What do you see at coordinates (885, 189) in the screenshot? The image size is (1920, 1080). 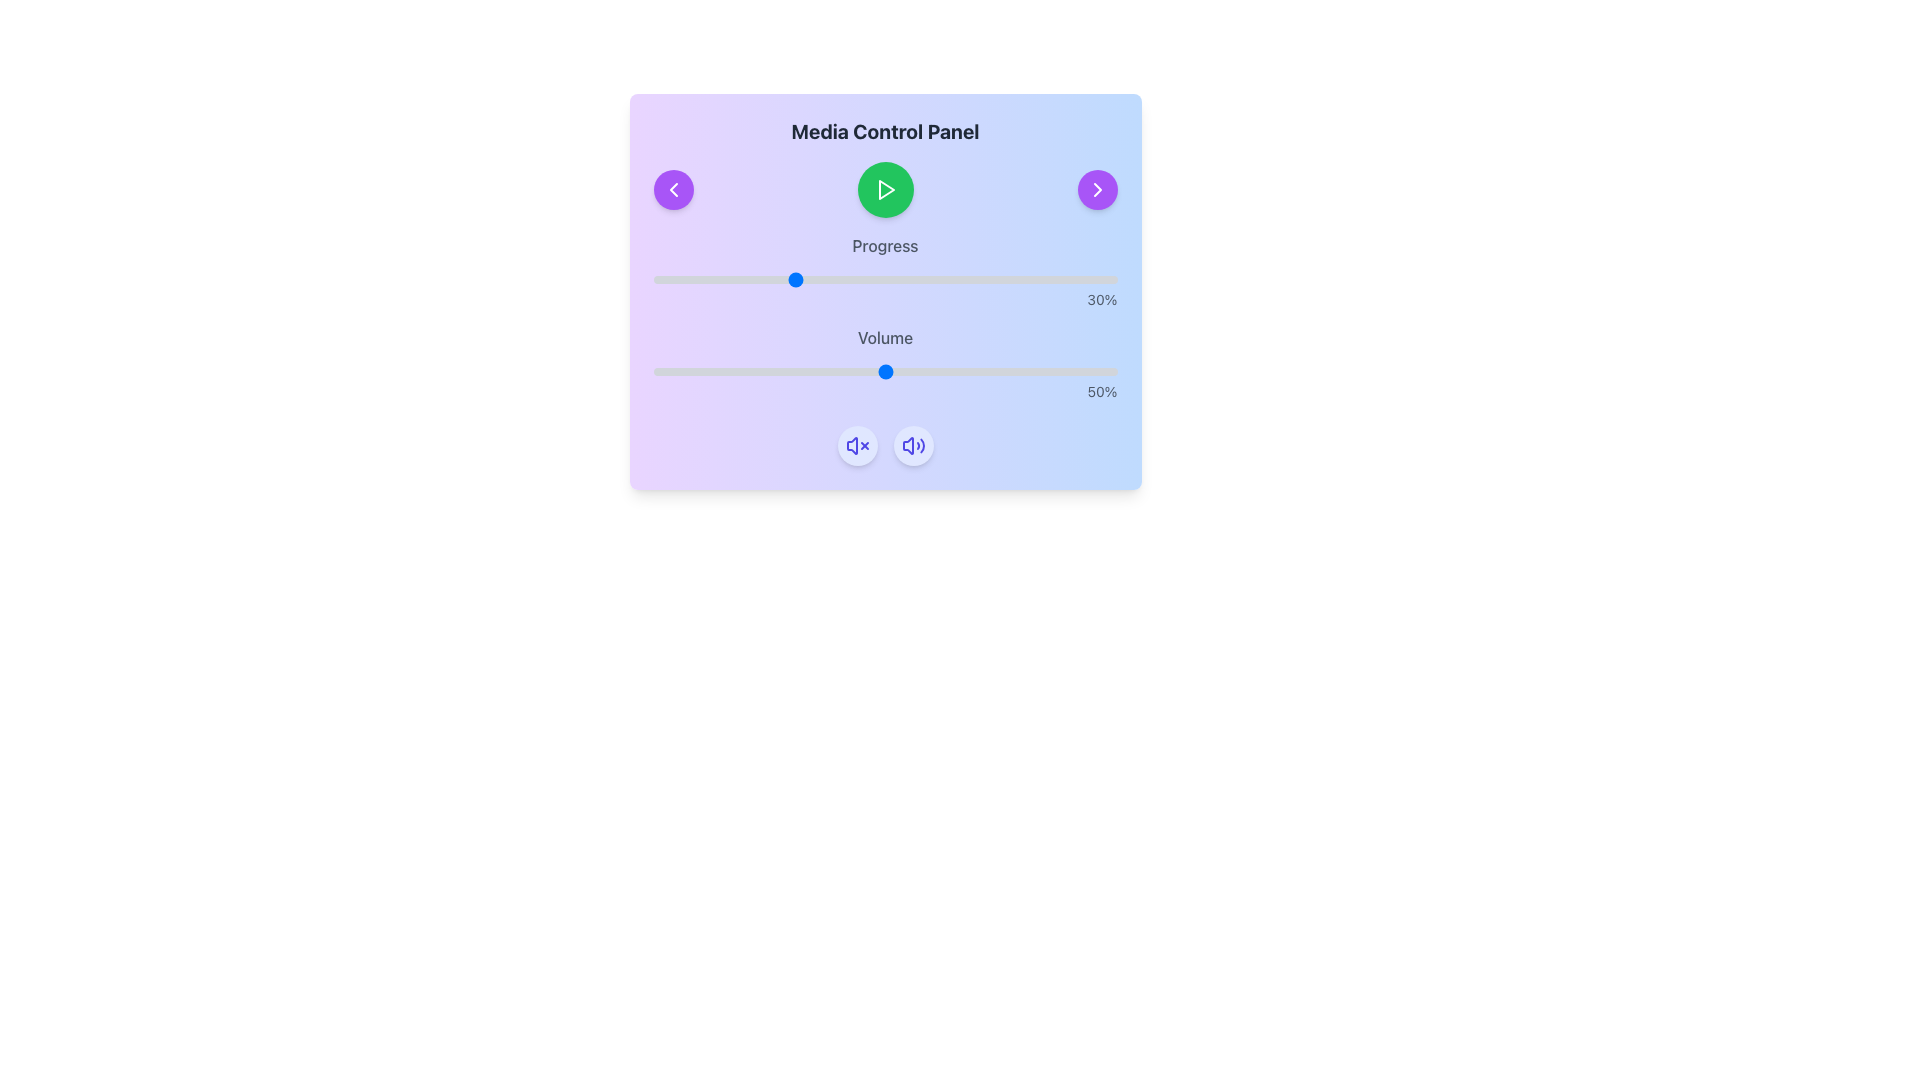 I see `the play icon located in the center of the green circular button` at bounding box center [885, 189].